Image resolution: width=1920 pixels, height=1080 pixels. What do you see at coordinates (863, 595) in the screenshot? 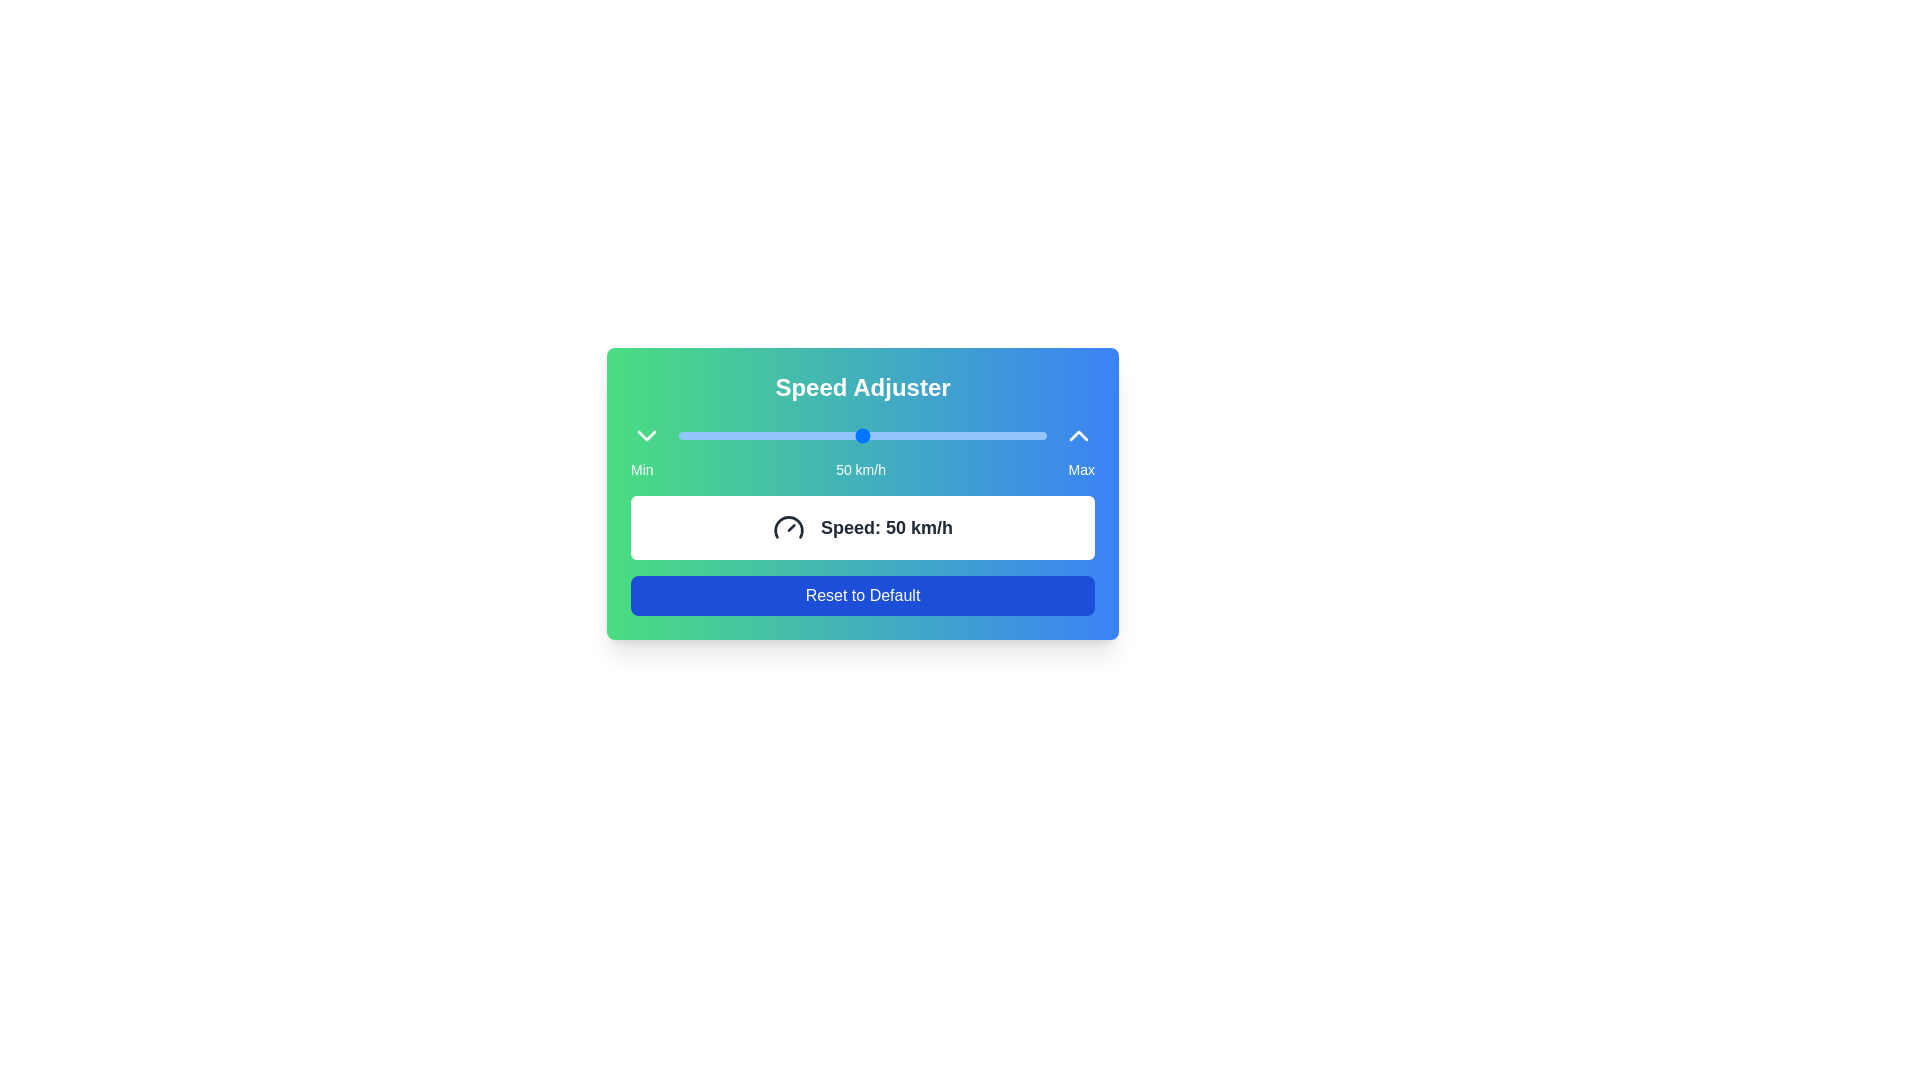
I see `the 'Reset to Default' button with a blue background and white text, which is located below the 'Speed: 50 km/h' display in the 'Speed Adjuster' widget` at bounding box center [863, 595].